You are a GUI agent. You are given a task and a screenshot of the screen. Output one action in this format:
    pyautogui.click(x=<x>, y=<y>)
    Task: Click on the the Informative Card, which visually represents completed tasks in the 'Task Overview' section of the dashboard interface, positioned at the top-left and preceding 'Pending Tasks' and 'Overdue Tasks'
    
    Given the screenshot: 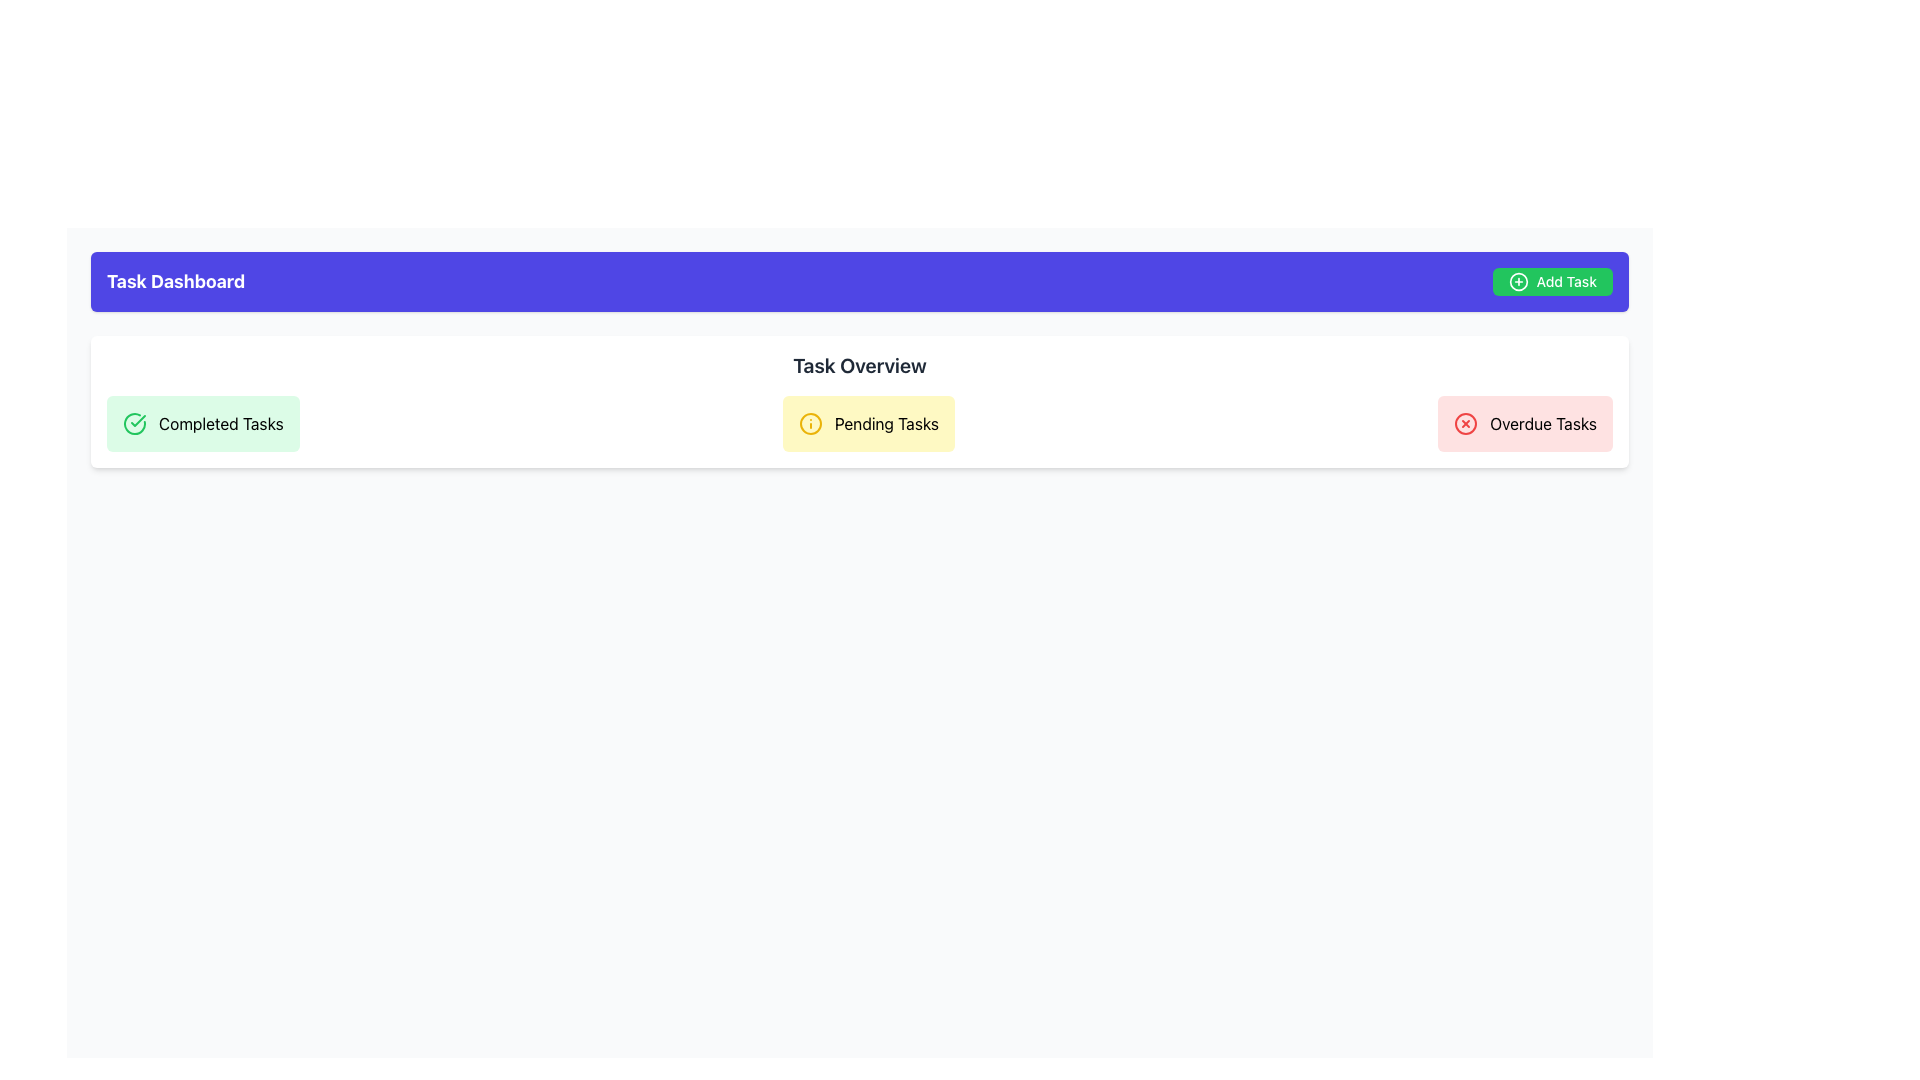 What is the action you would take?
    pyautogui.click(x=203, y=423)
    